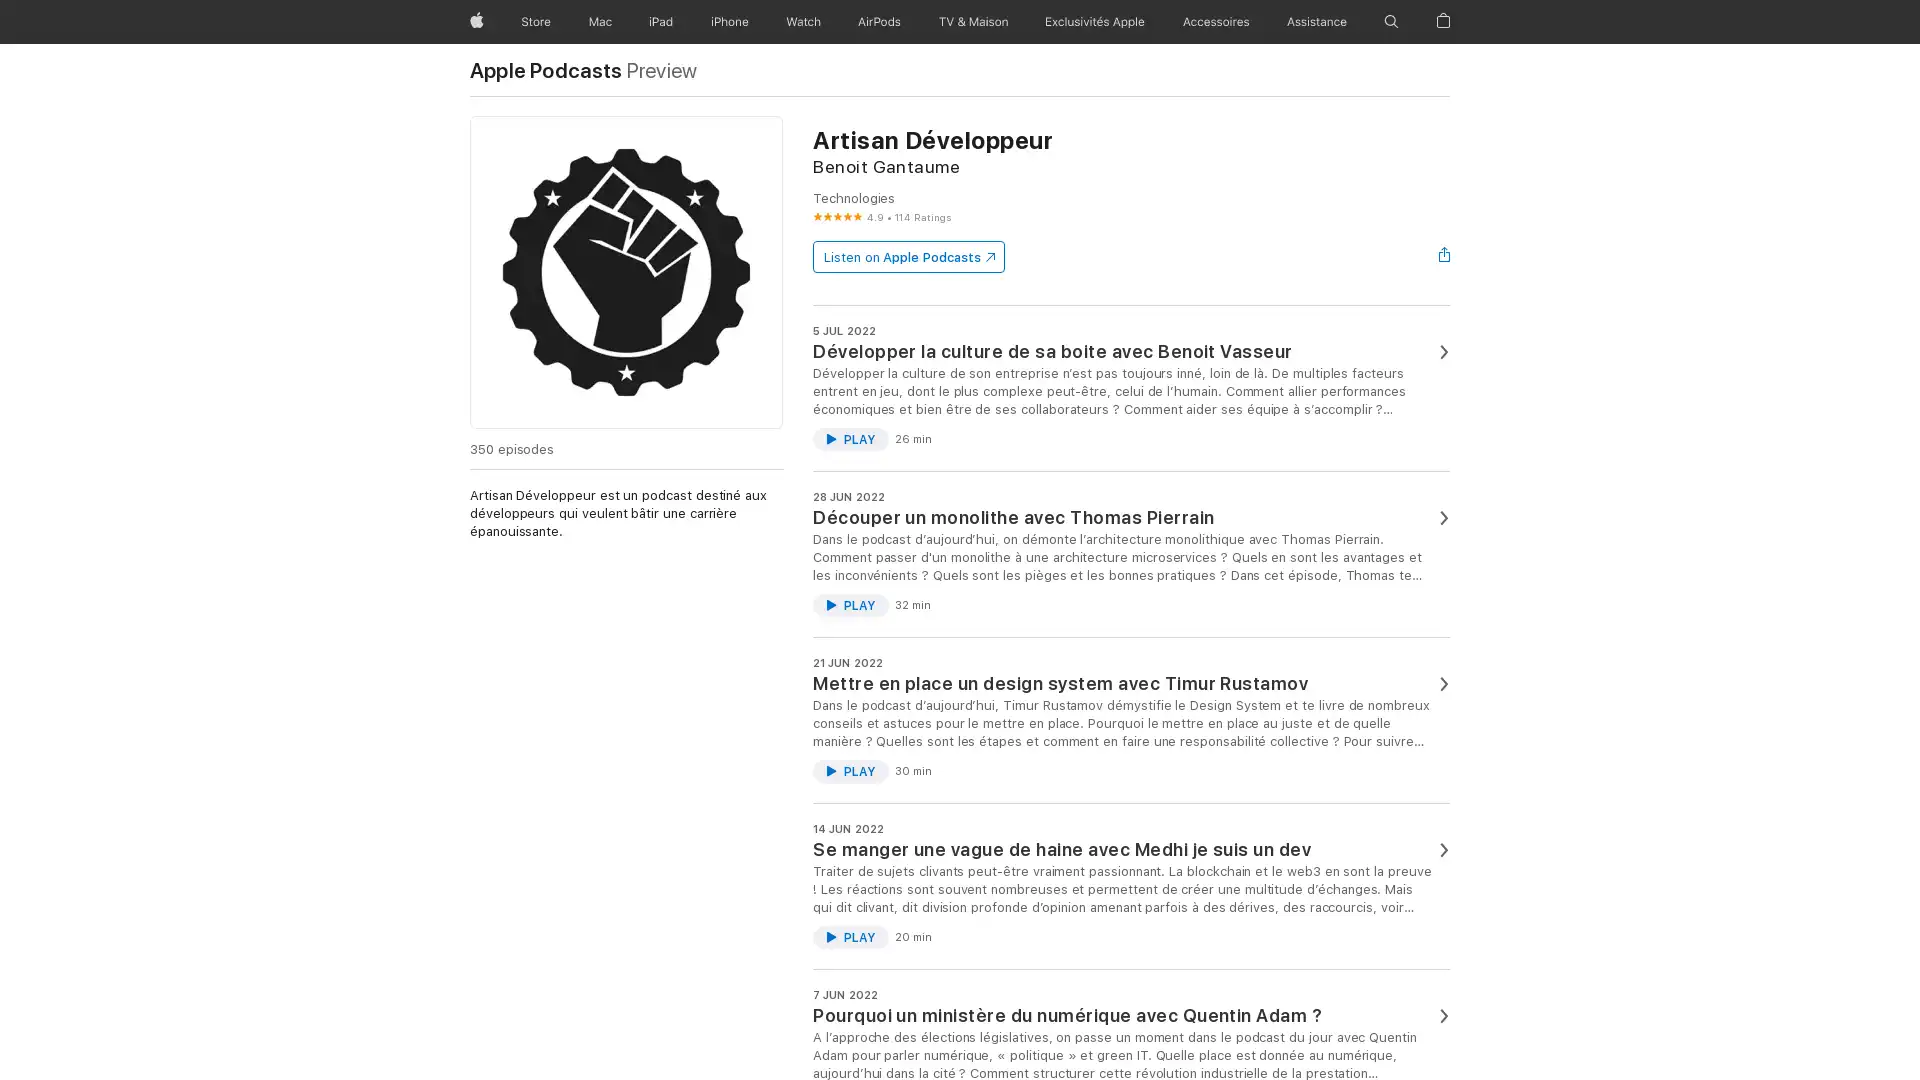 Image resolution: width=1920 pixels, height=1080 pixels. What do you see at coordinates (850, 770) in the screenshot?
I see `Play Mettre en place un design system avec Timur Rustamov by @@podcastArtist@@` at bounding box center [850, 770].